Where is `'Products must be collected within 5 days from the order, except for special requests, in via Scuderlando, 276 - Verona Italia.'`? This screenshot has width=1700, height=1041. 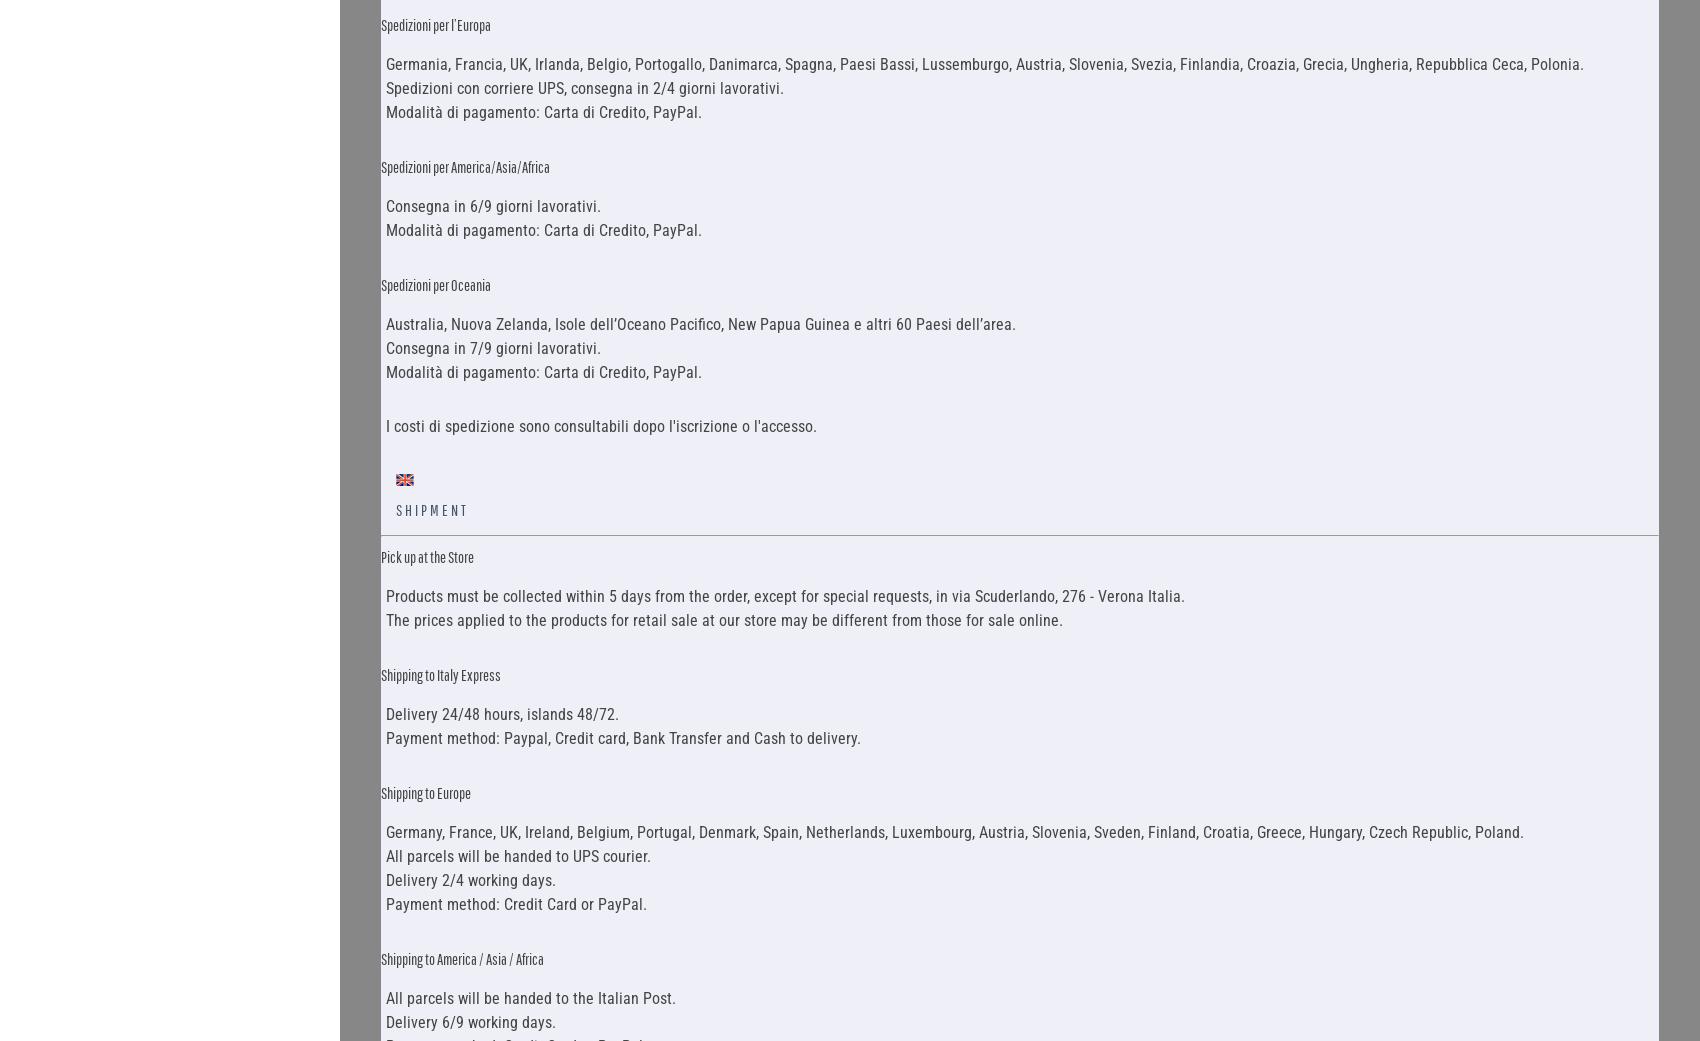
'Products must be collected within 5 days from the order, except for special requests, in via Scuderlando, 276 - Verona Italia.' is located at coordinates (384, 595).